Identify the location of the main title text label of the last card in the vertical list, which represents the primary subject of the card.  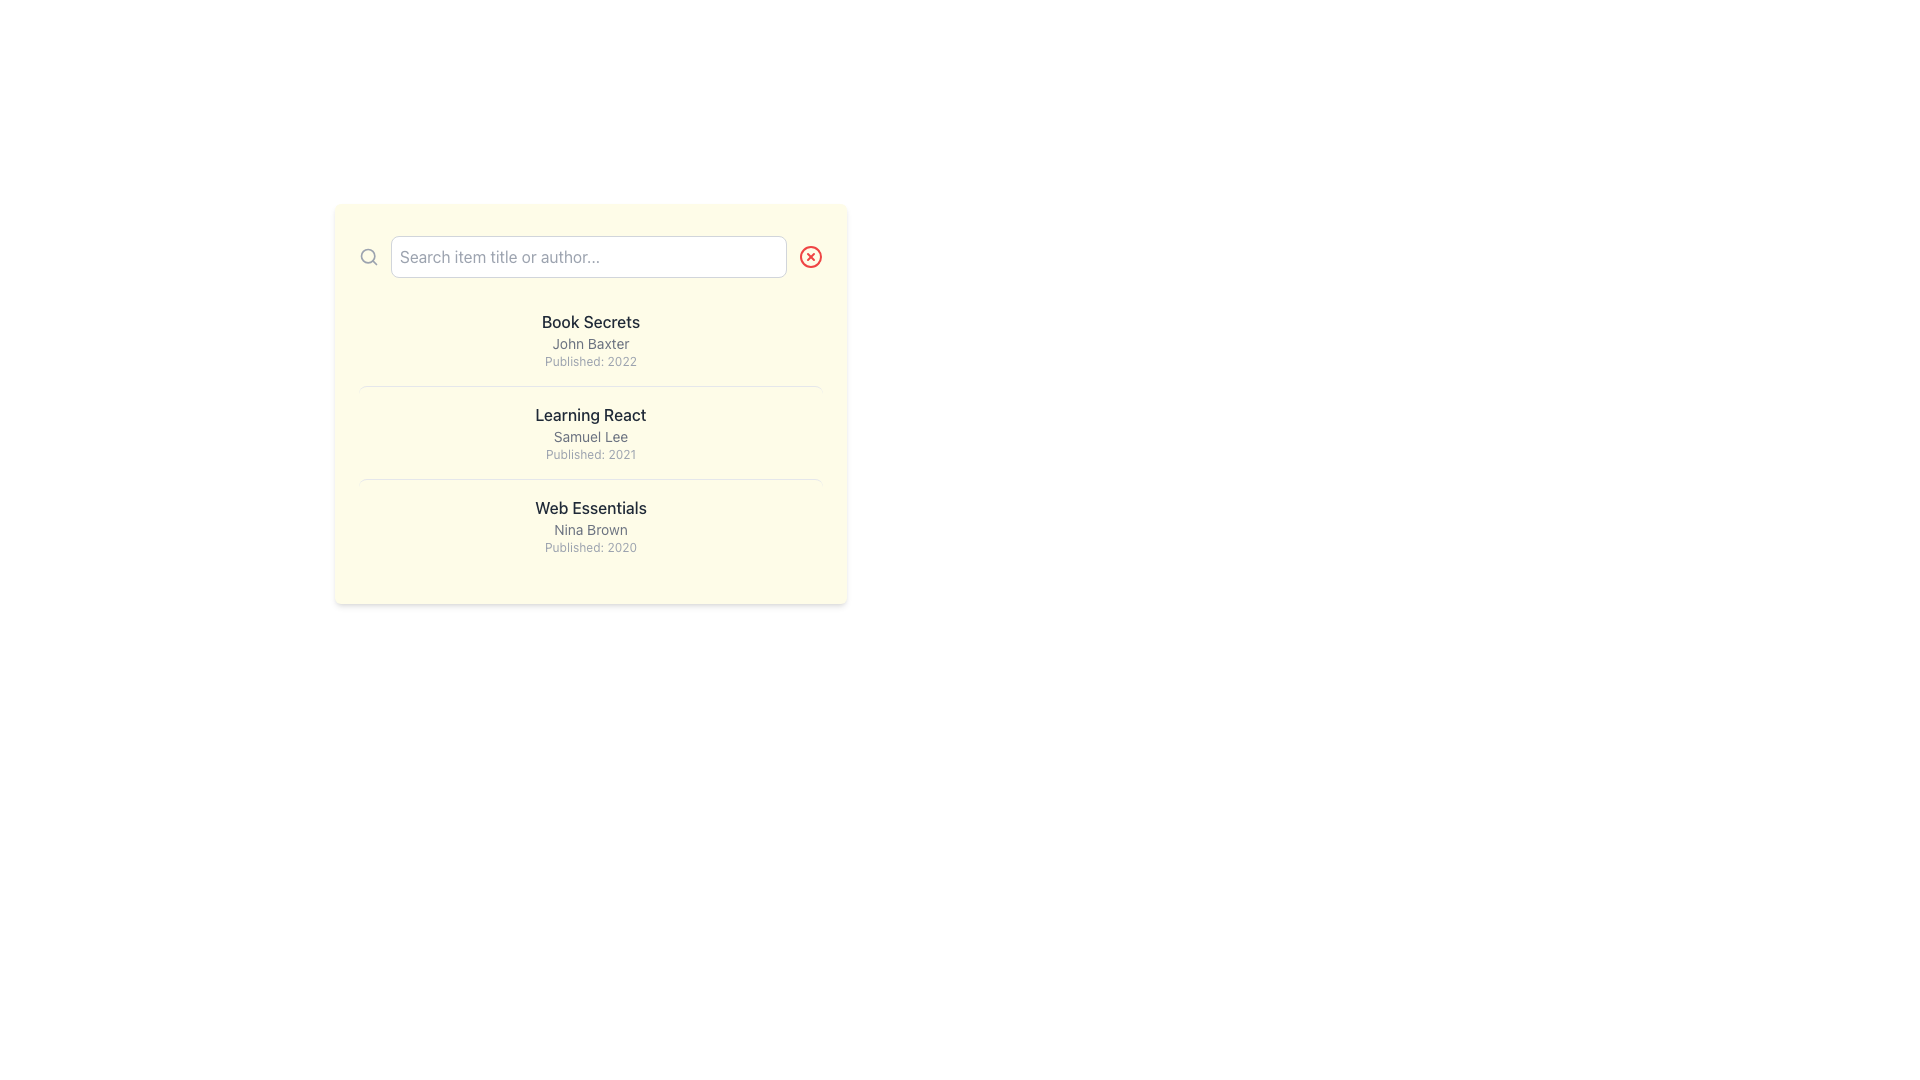
(589, 507).